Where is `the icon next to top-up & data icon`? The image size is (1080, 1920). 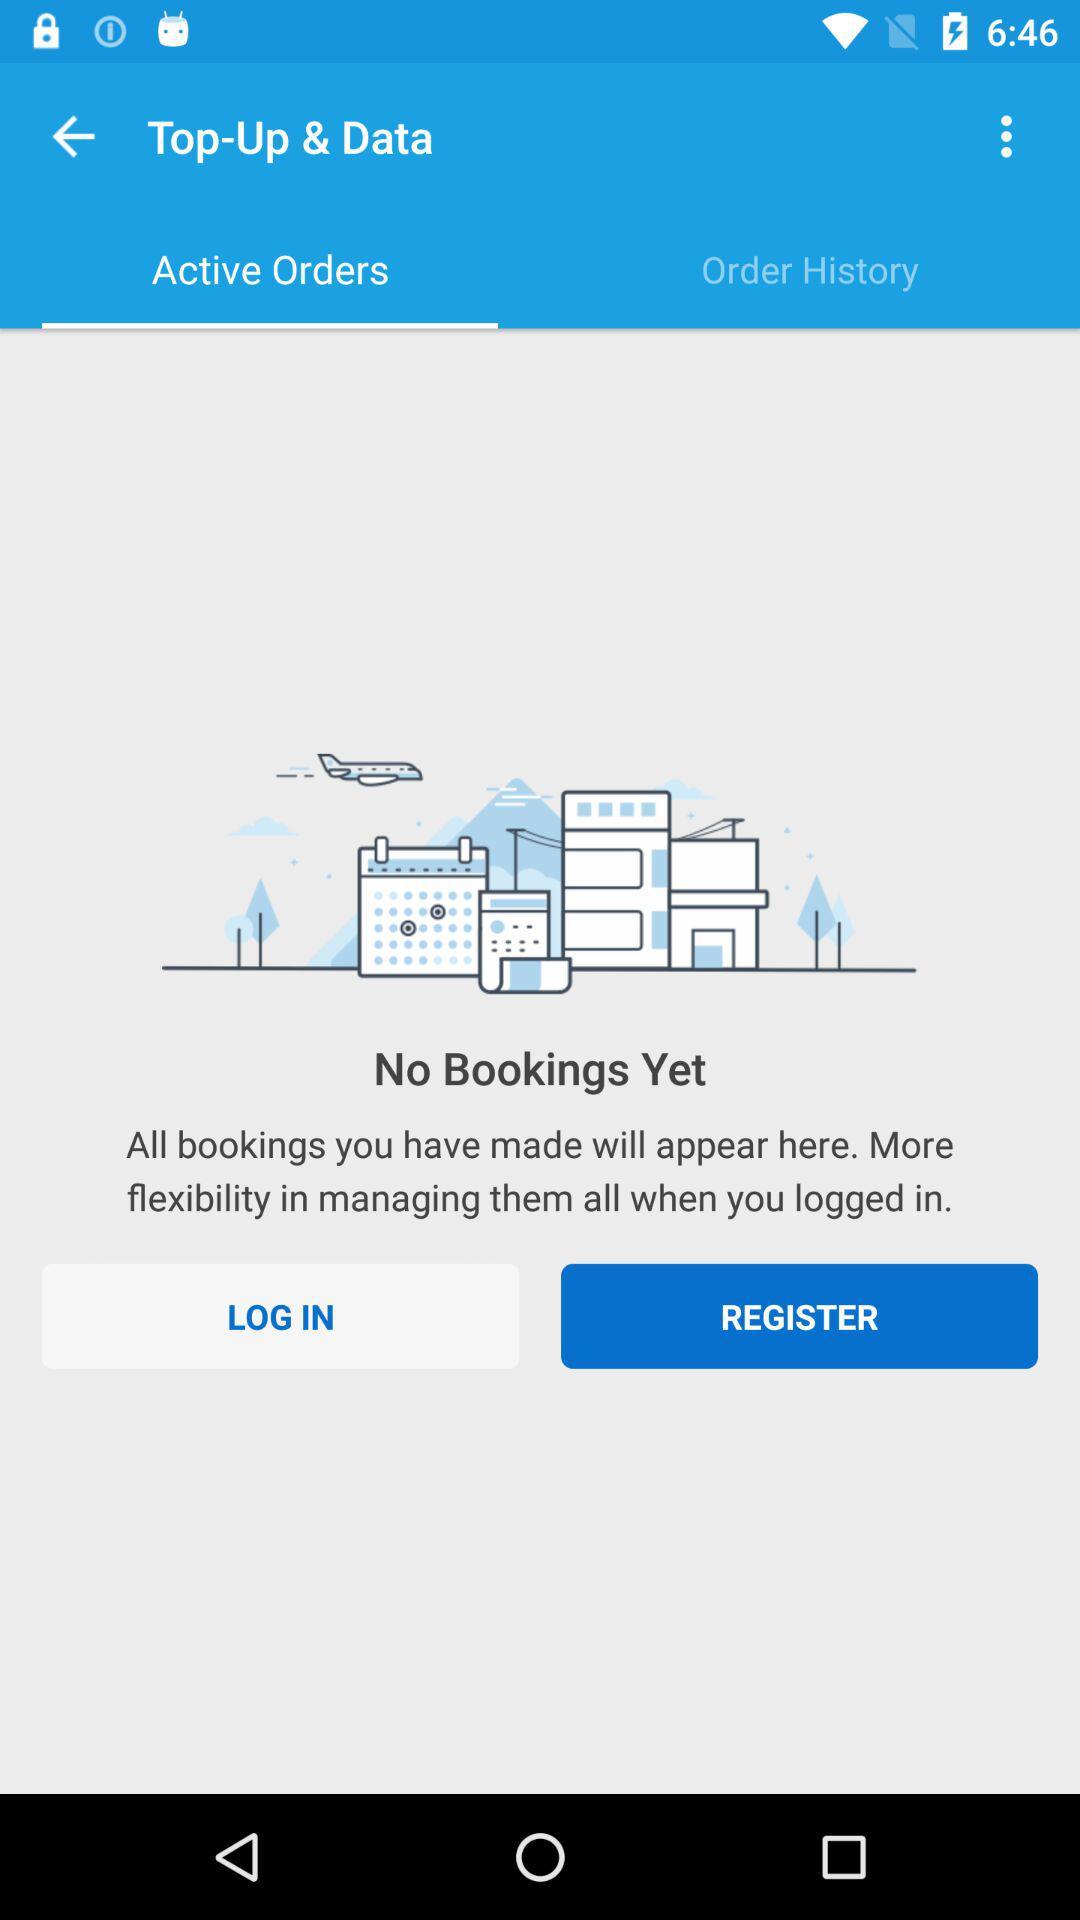
the icon next to top-up & data icon is located at coordinates (1006, 135).